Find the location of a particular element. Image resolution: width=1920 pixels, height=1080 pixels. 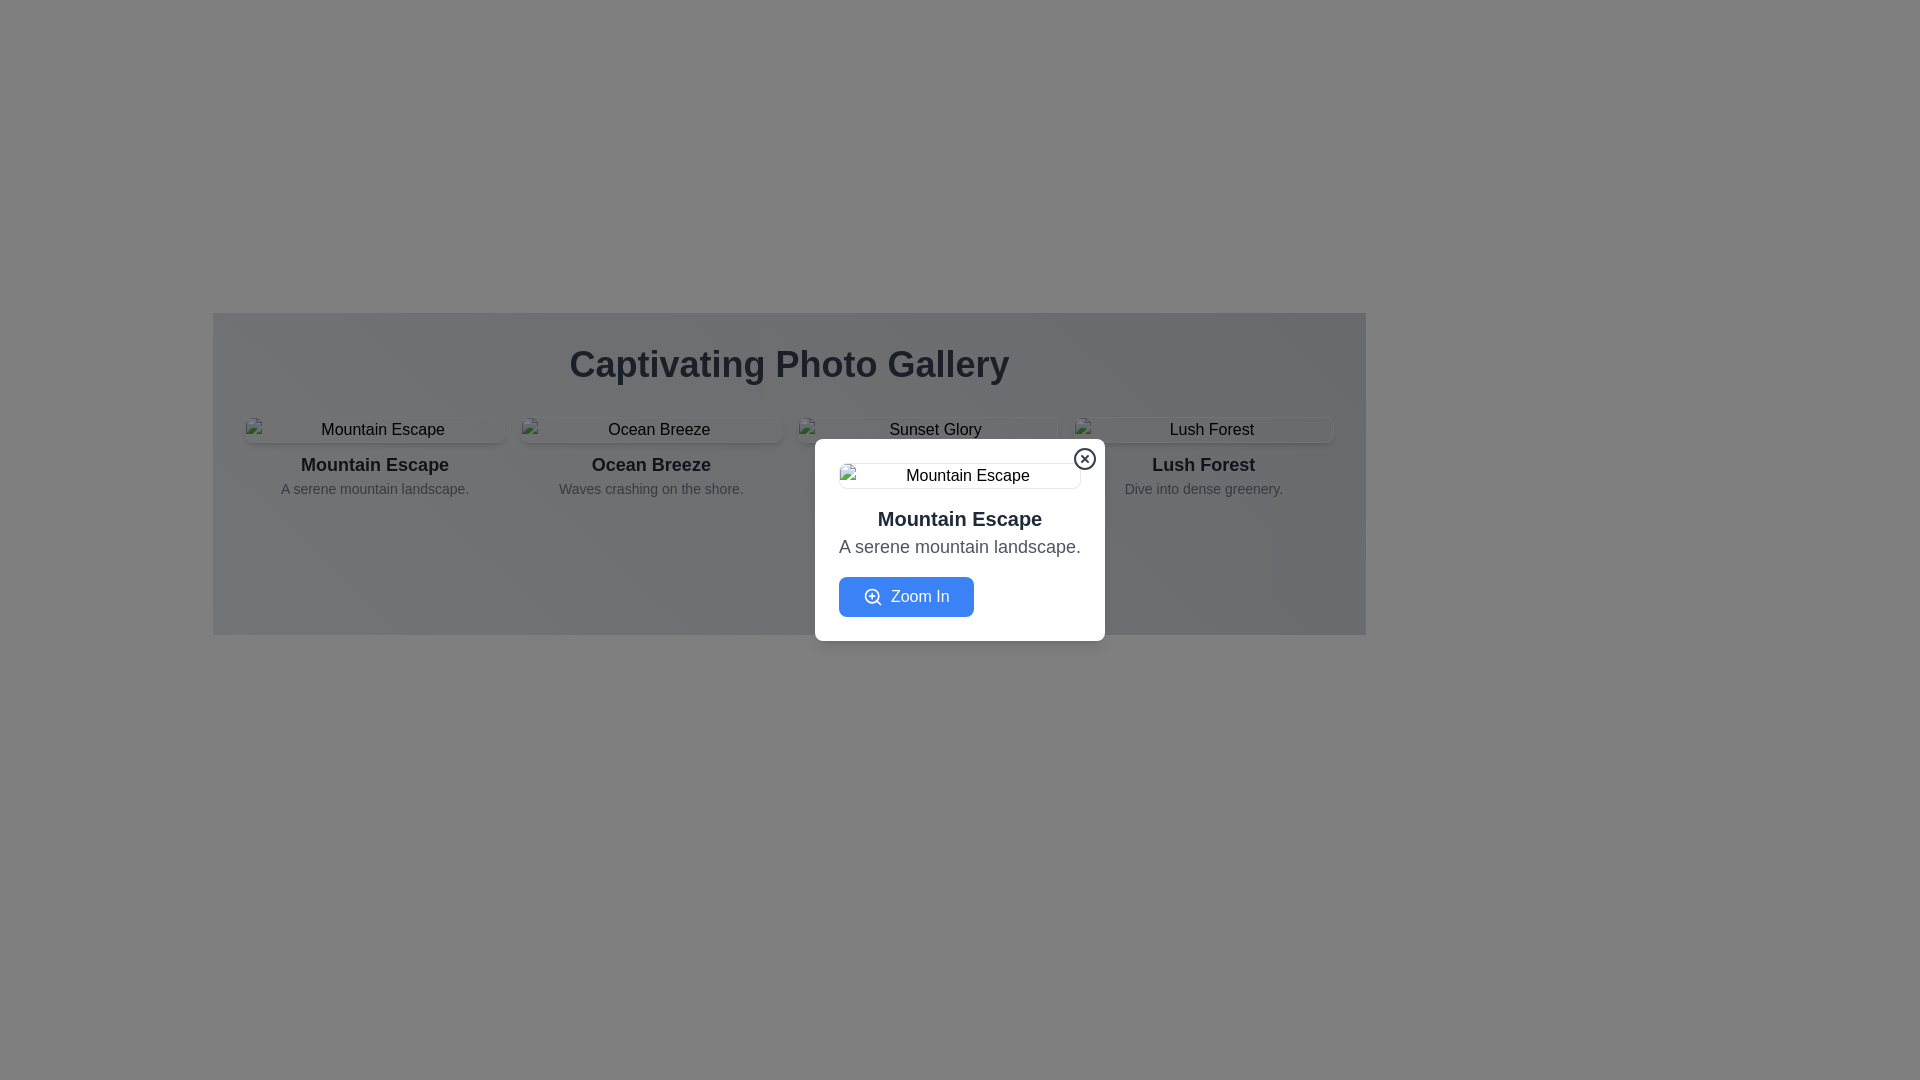

the 'Ocean Breeze' image placeholder in the gallery, which is the second entry from the left is located at coordinates (651, 428).